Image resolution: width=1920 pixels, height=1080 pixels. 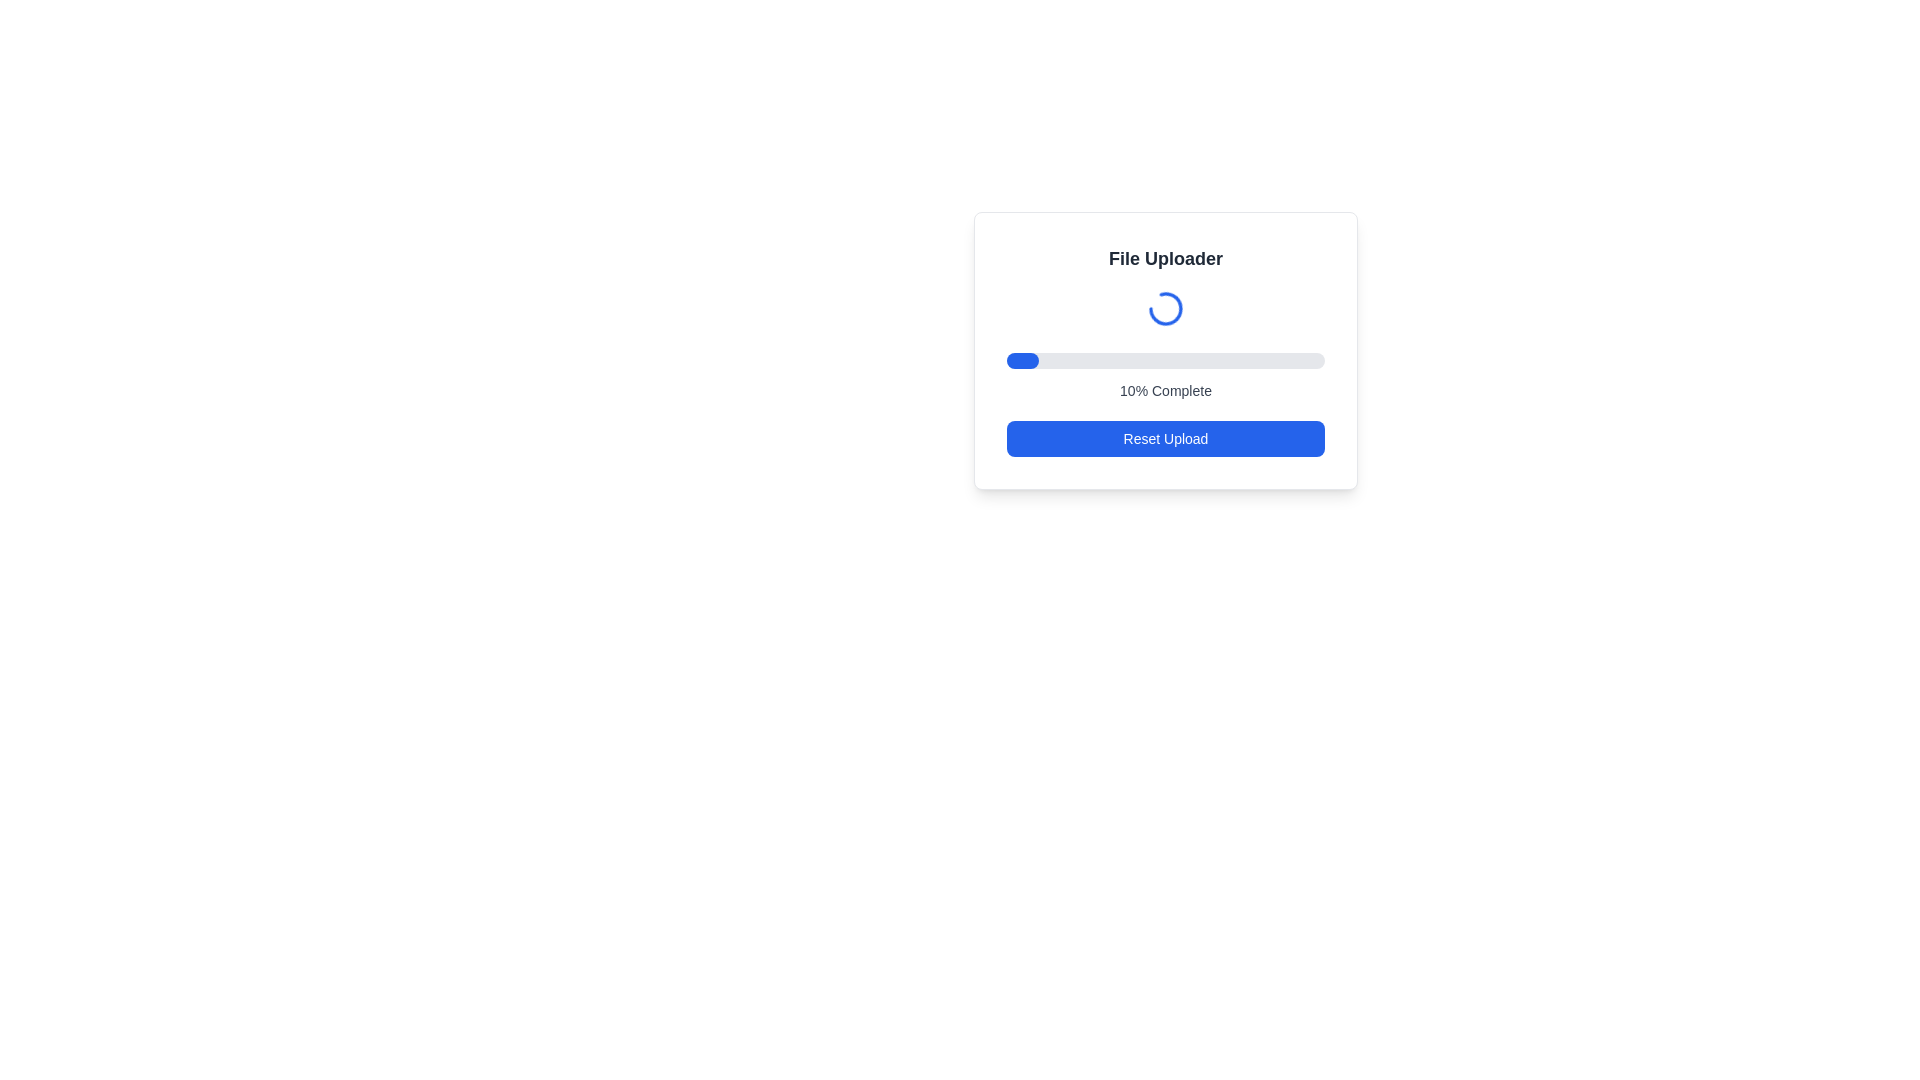 I want to click on the loading spinner icon located in the 'File Uploader' modal, positioned centrally above the progress bar and below the label 'File Uploader', so click(x=1166, y=308).